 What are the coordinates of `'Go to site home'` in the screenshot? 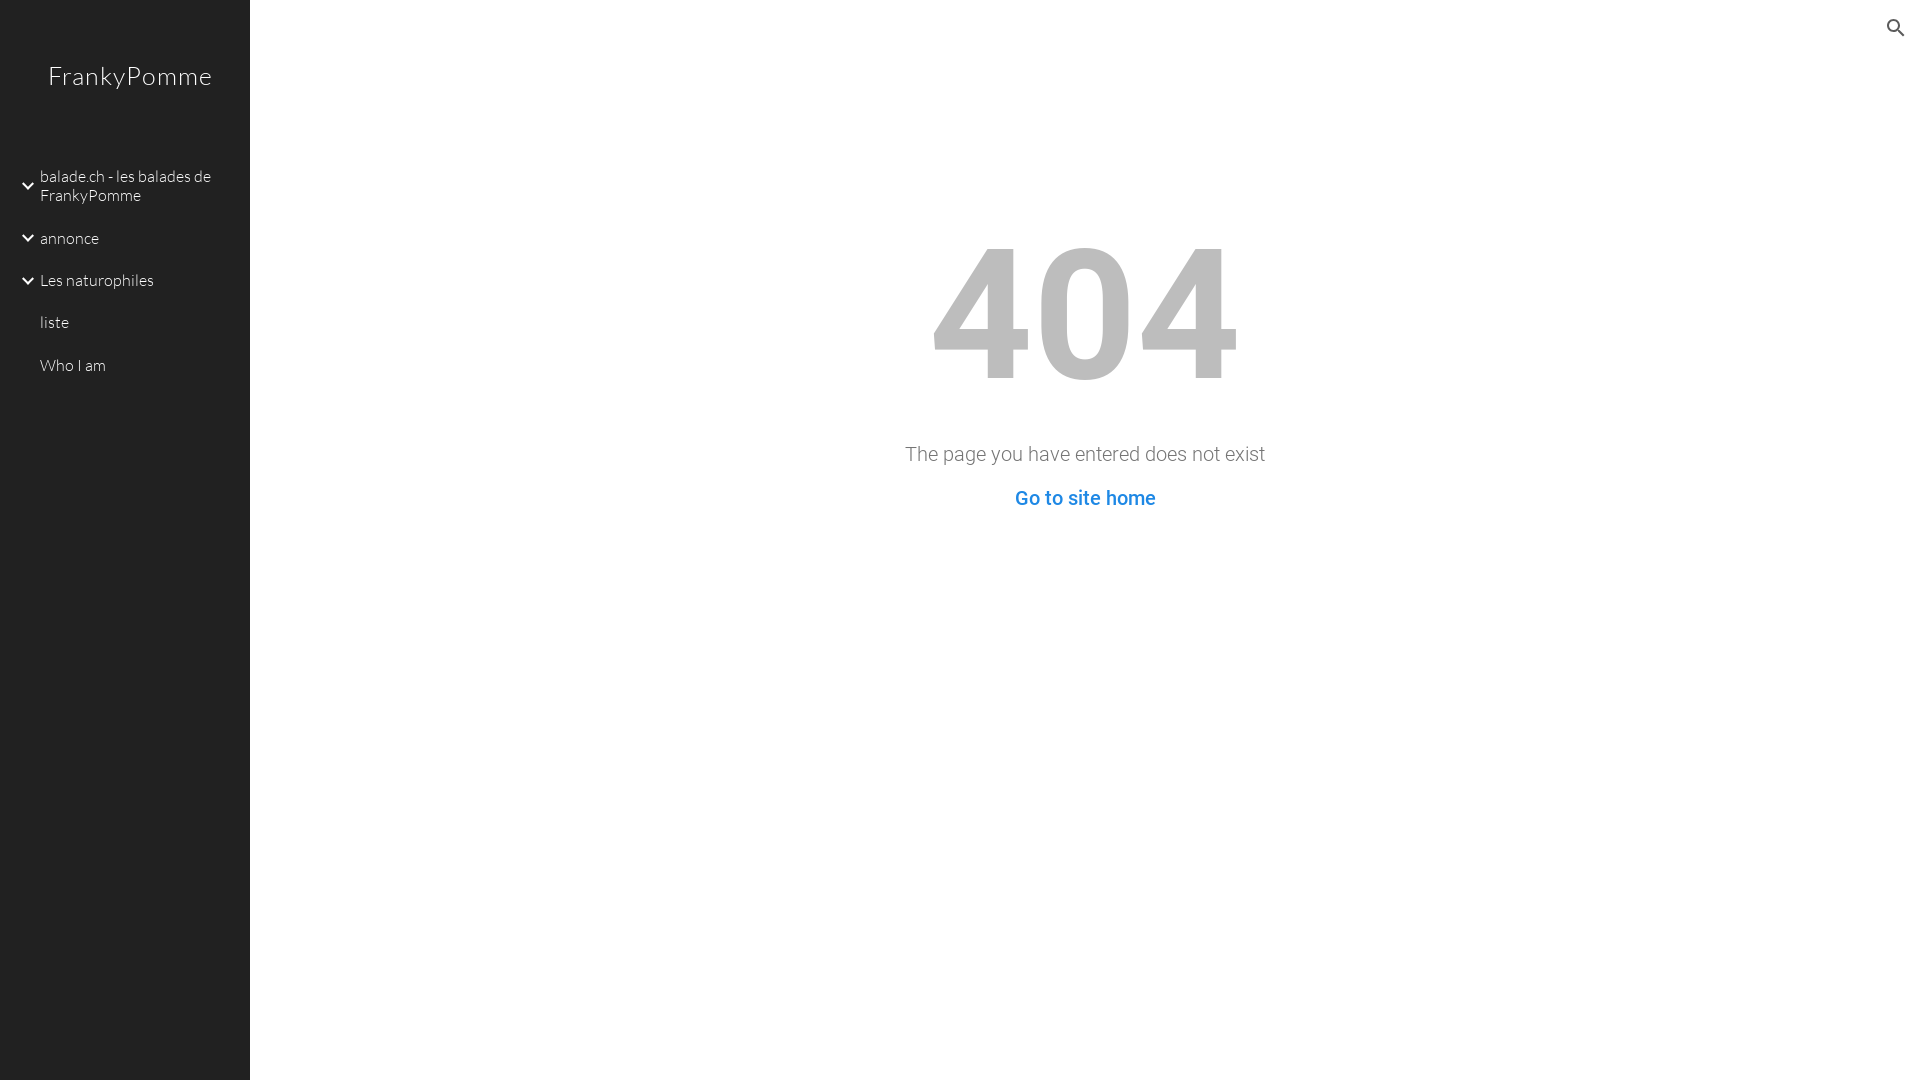 It's located at (1013, 496).